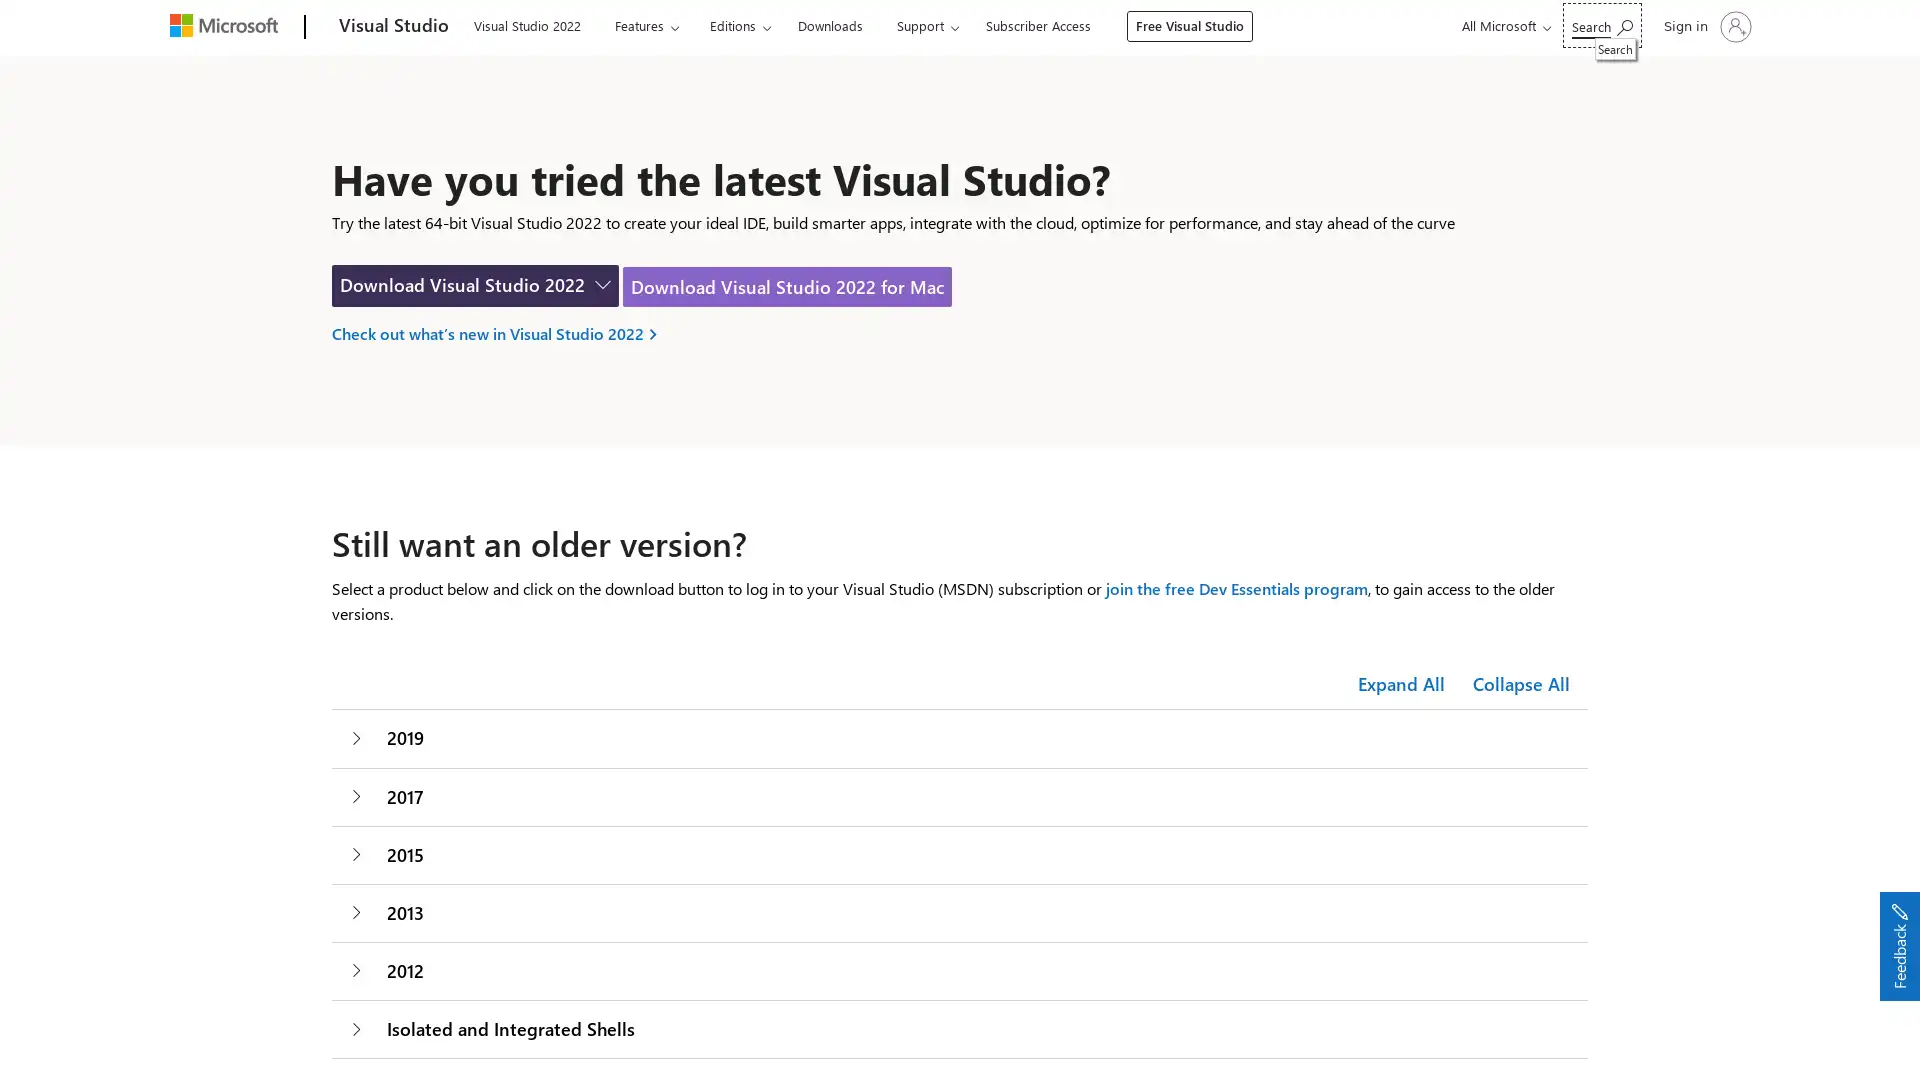  What do you see at coordinates (1503, 26) in the screenshot?
I see `All Microsoft expand to see list of Microsoft products and services` at bounding box center [1503, 26].